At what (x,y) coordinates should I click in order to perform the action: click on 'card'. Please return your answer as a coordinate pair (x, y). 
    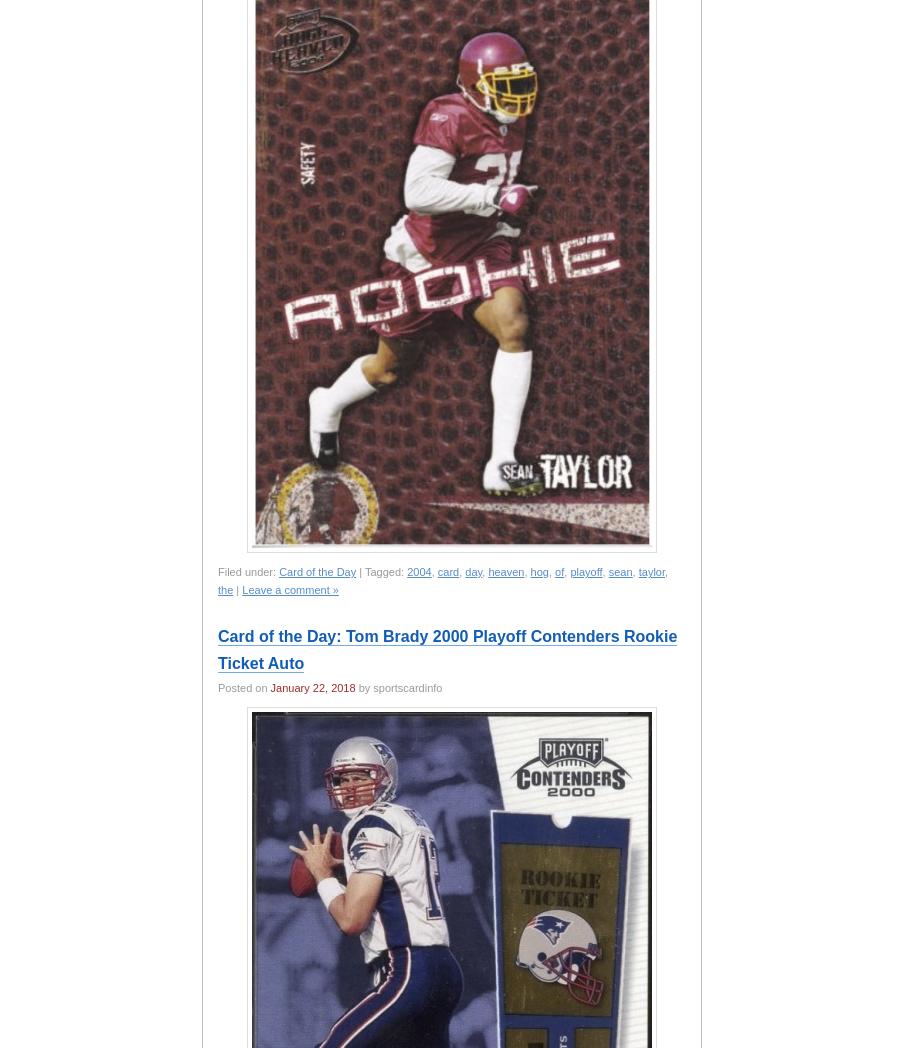
    Looking at the image, I should click on (436, 571).